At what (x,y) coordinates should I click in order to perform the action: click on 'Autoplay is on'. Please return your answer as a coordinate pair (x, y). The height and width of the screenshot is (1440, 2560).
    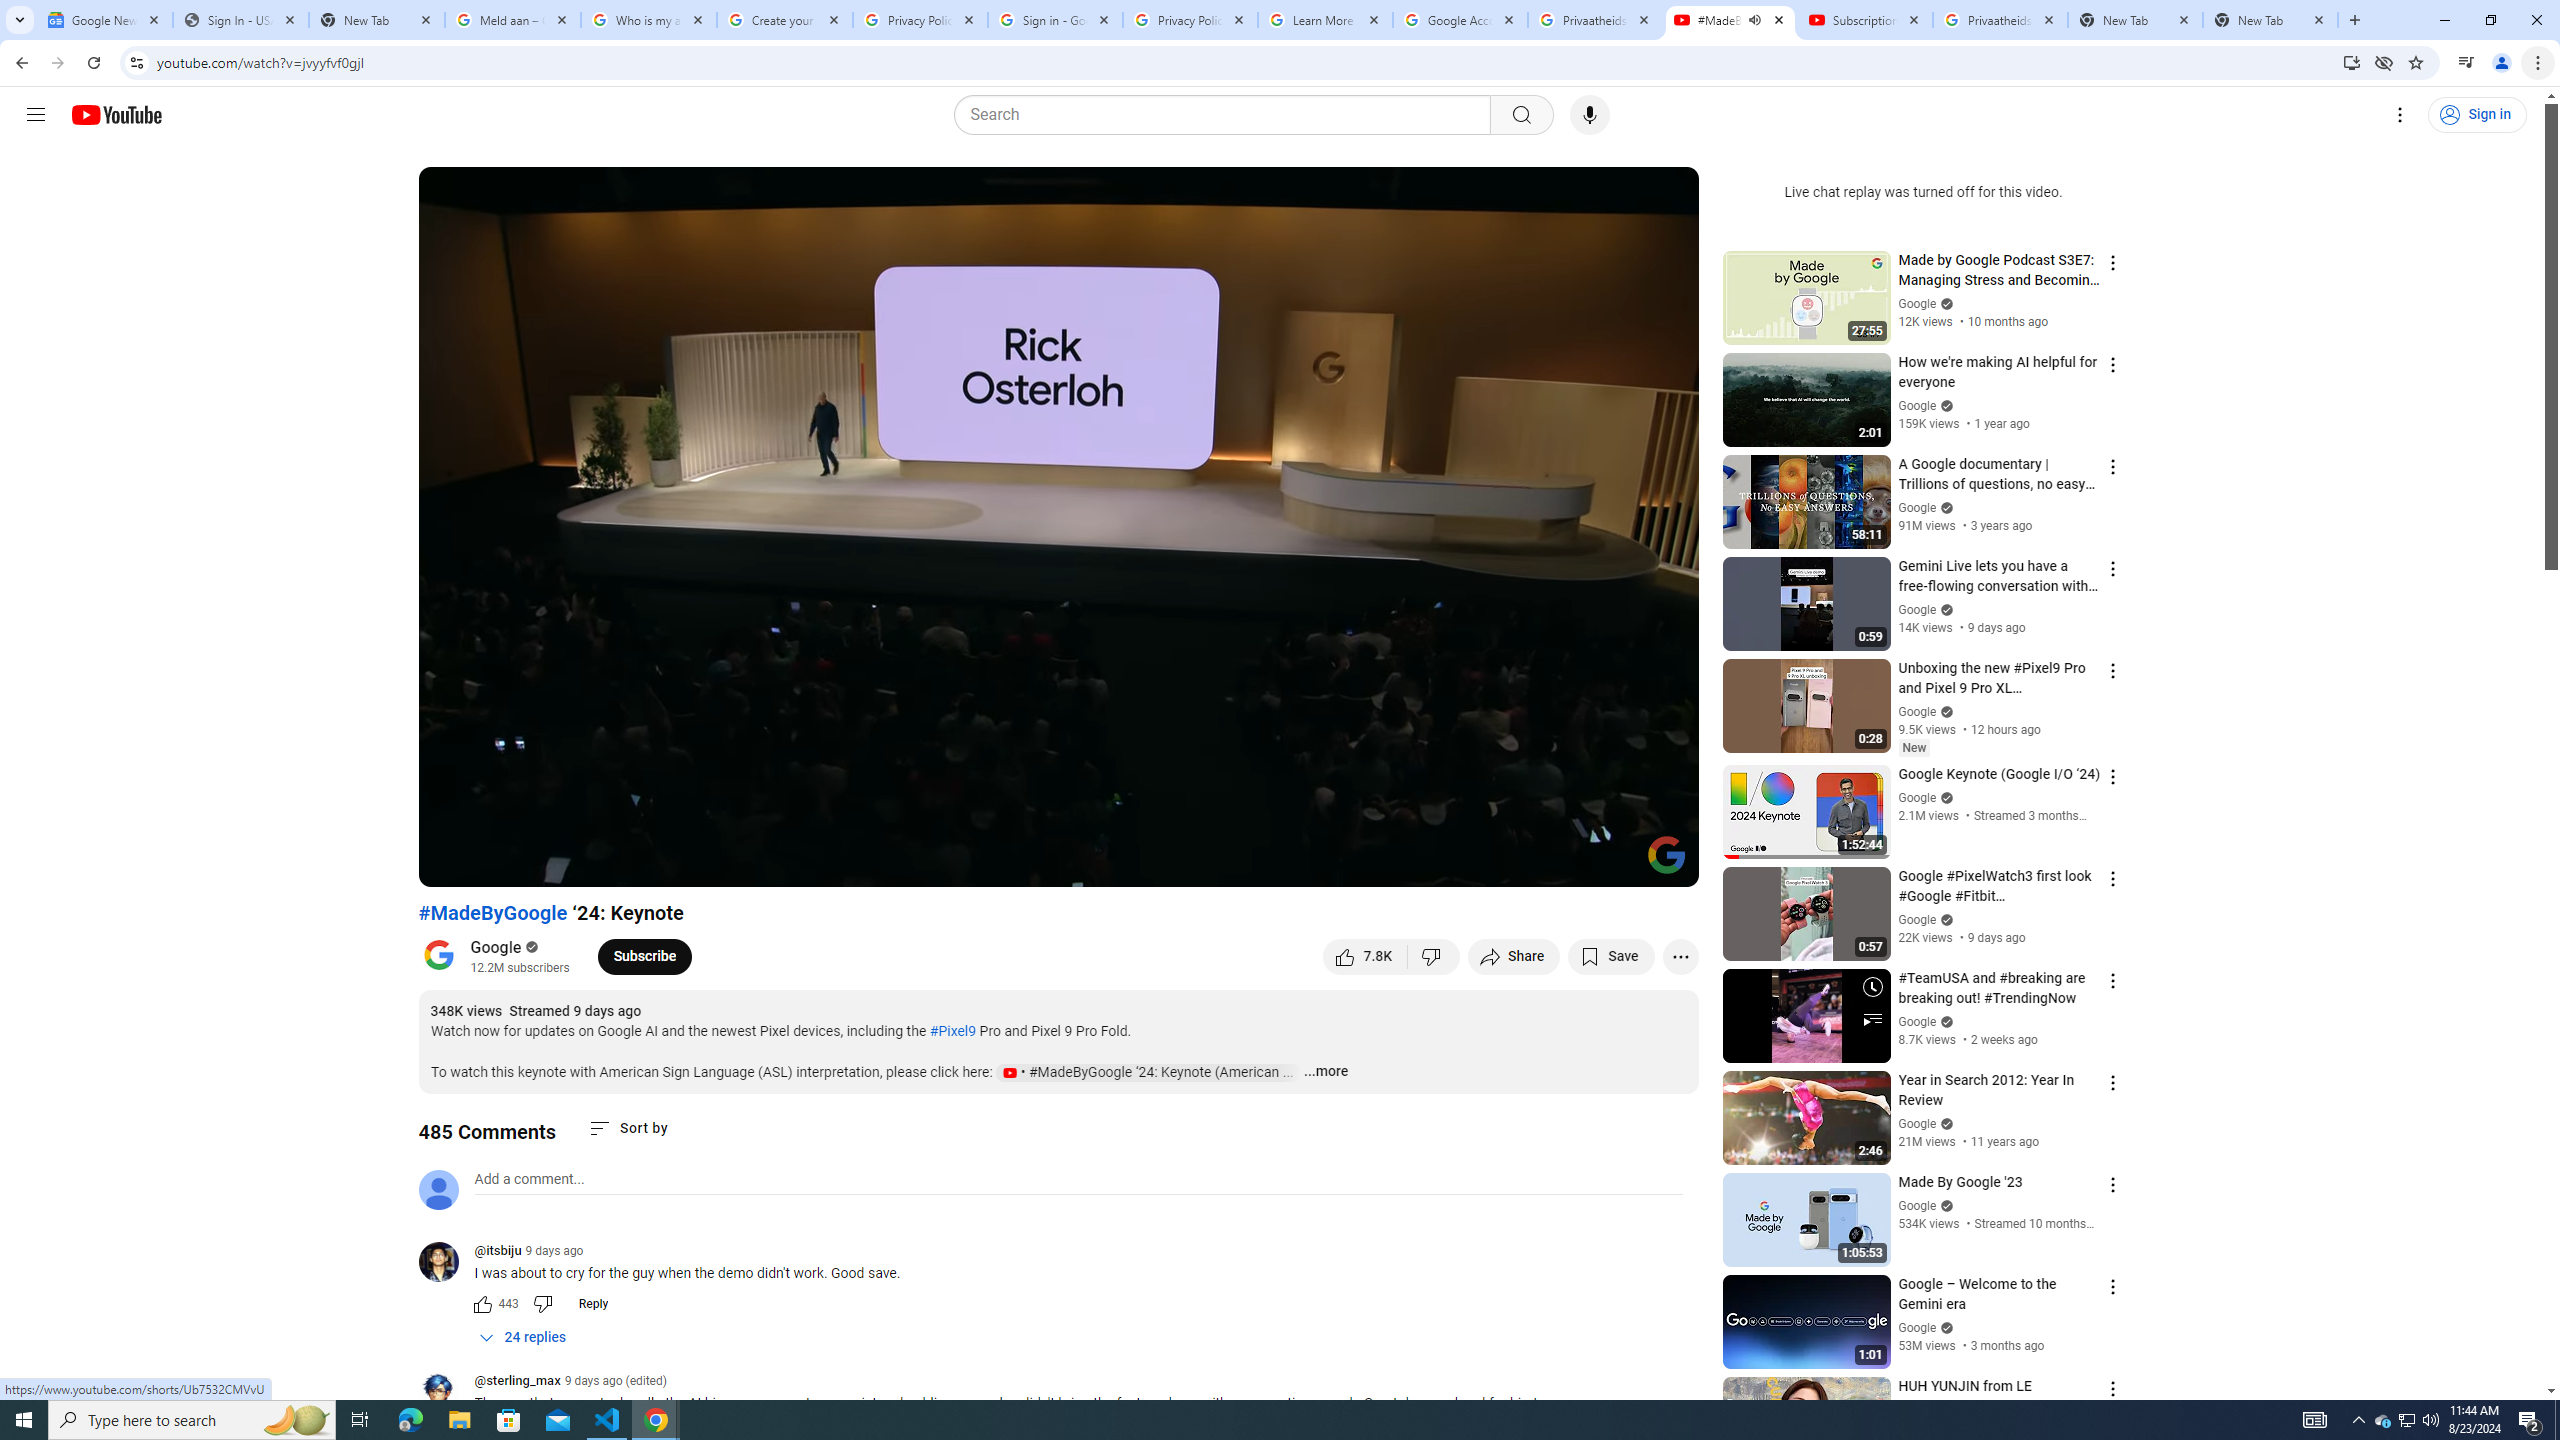
    Looking at the image, I should click on (1422, 862).